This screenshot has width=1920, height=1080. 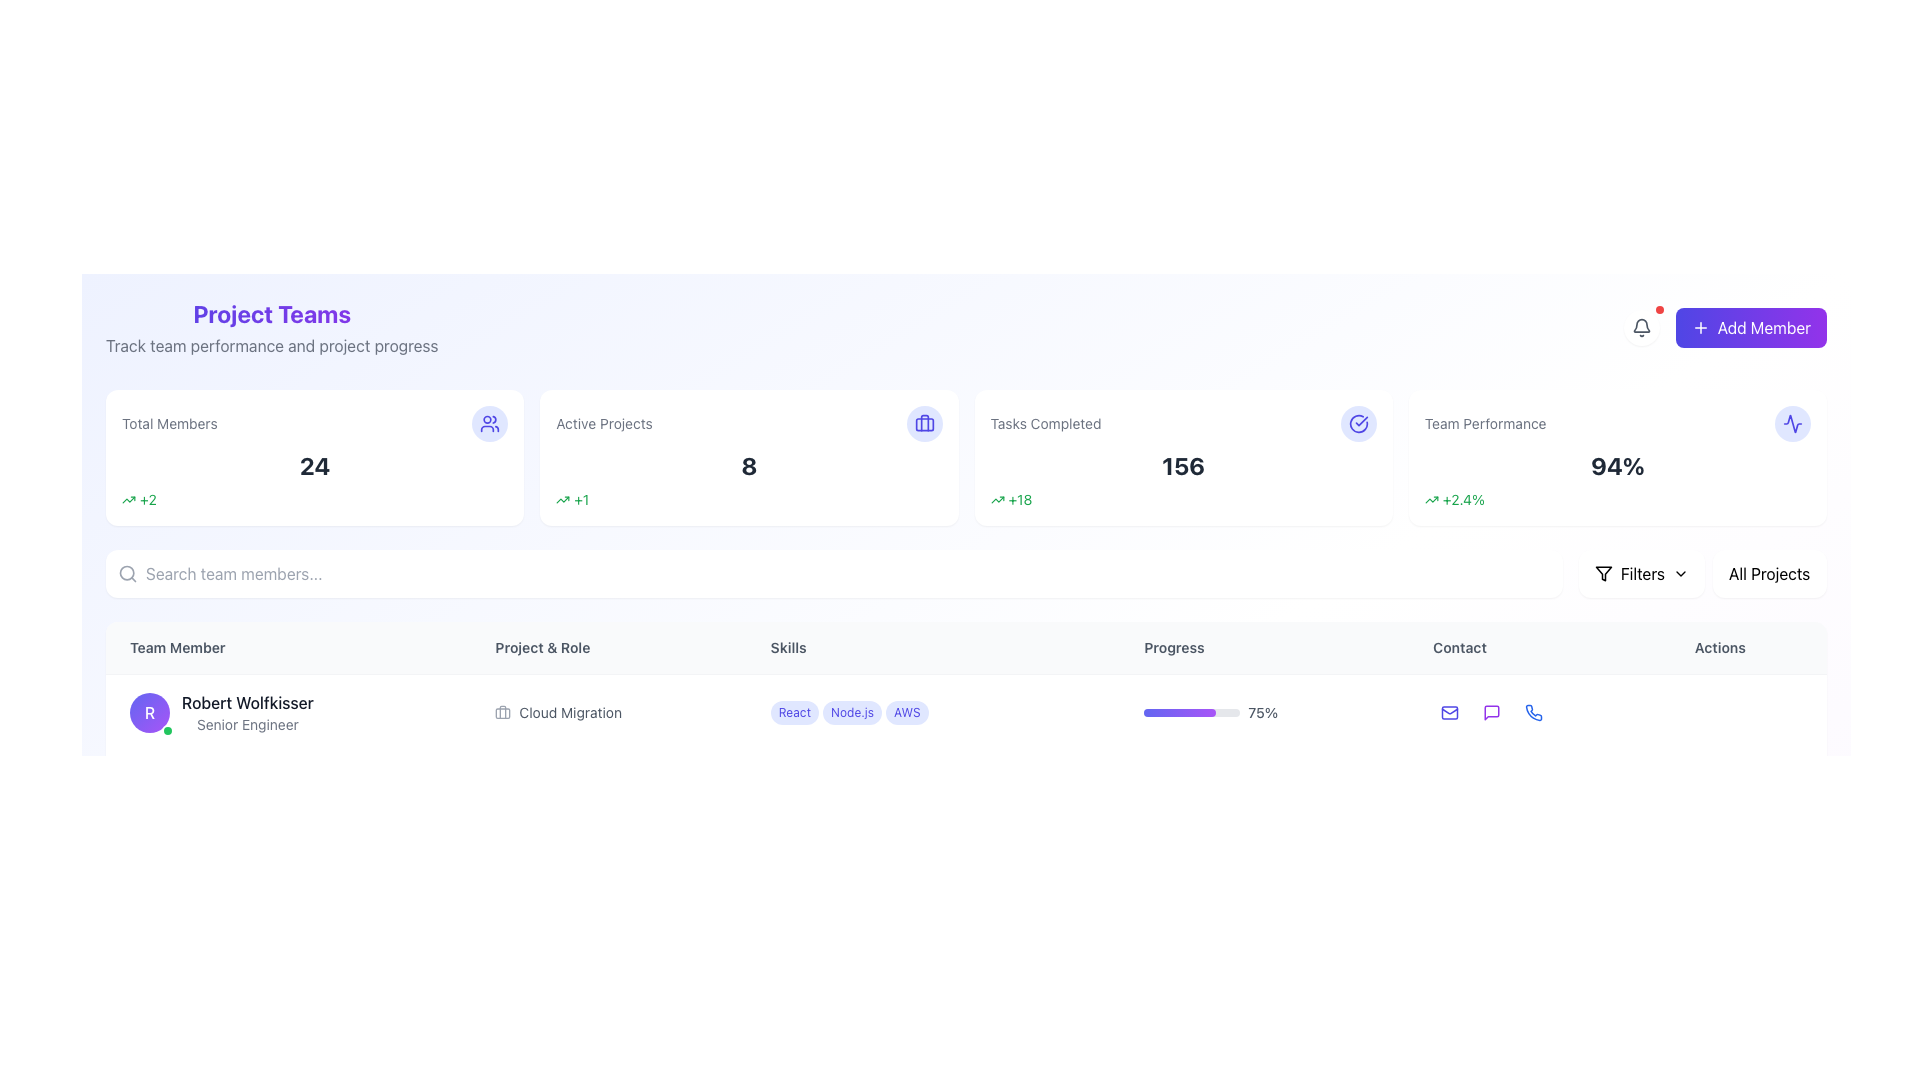 I want to click on the Text Label displaying '+2.4%' in green font, located within the 'Team Performance' card, positioned at the far right of the top row of summary cards, so click(x=1463, y=499).